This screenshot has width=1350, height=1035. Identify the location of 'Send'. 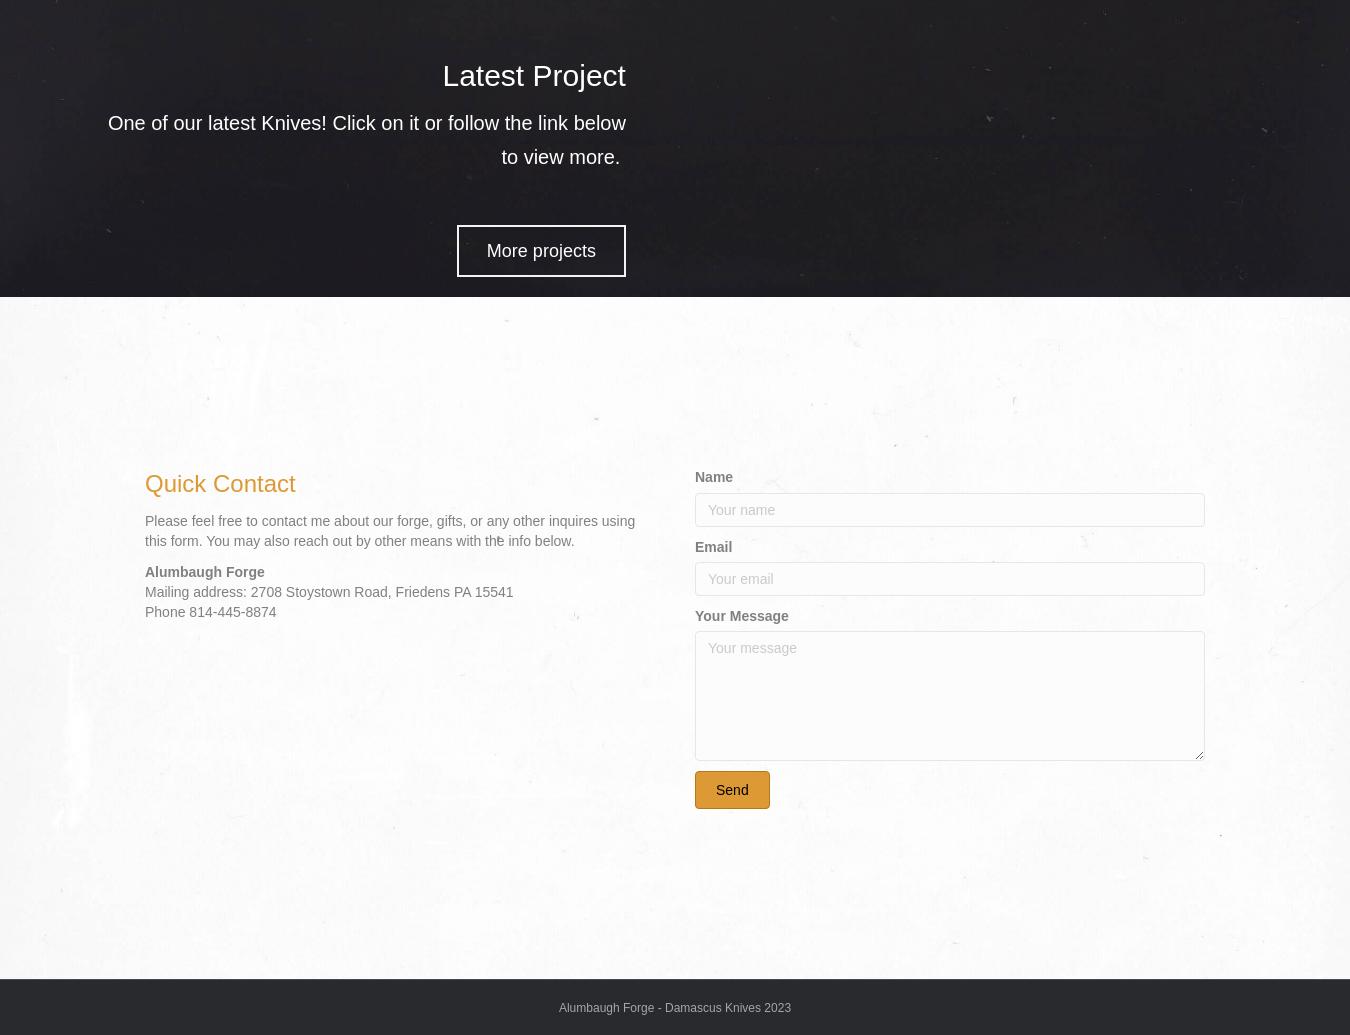
(730, 789).